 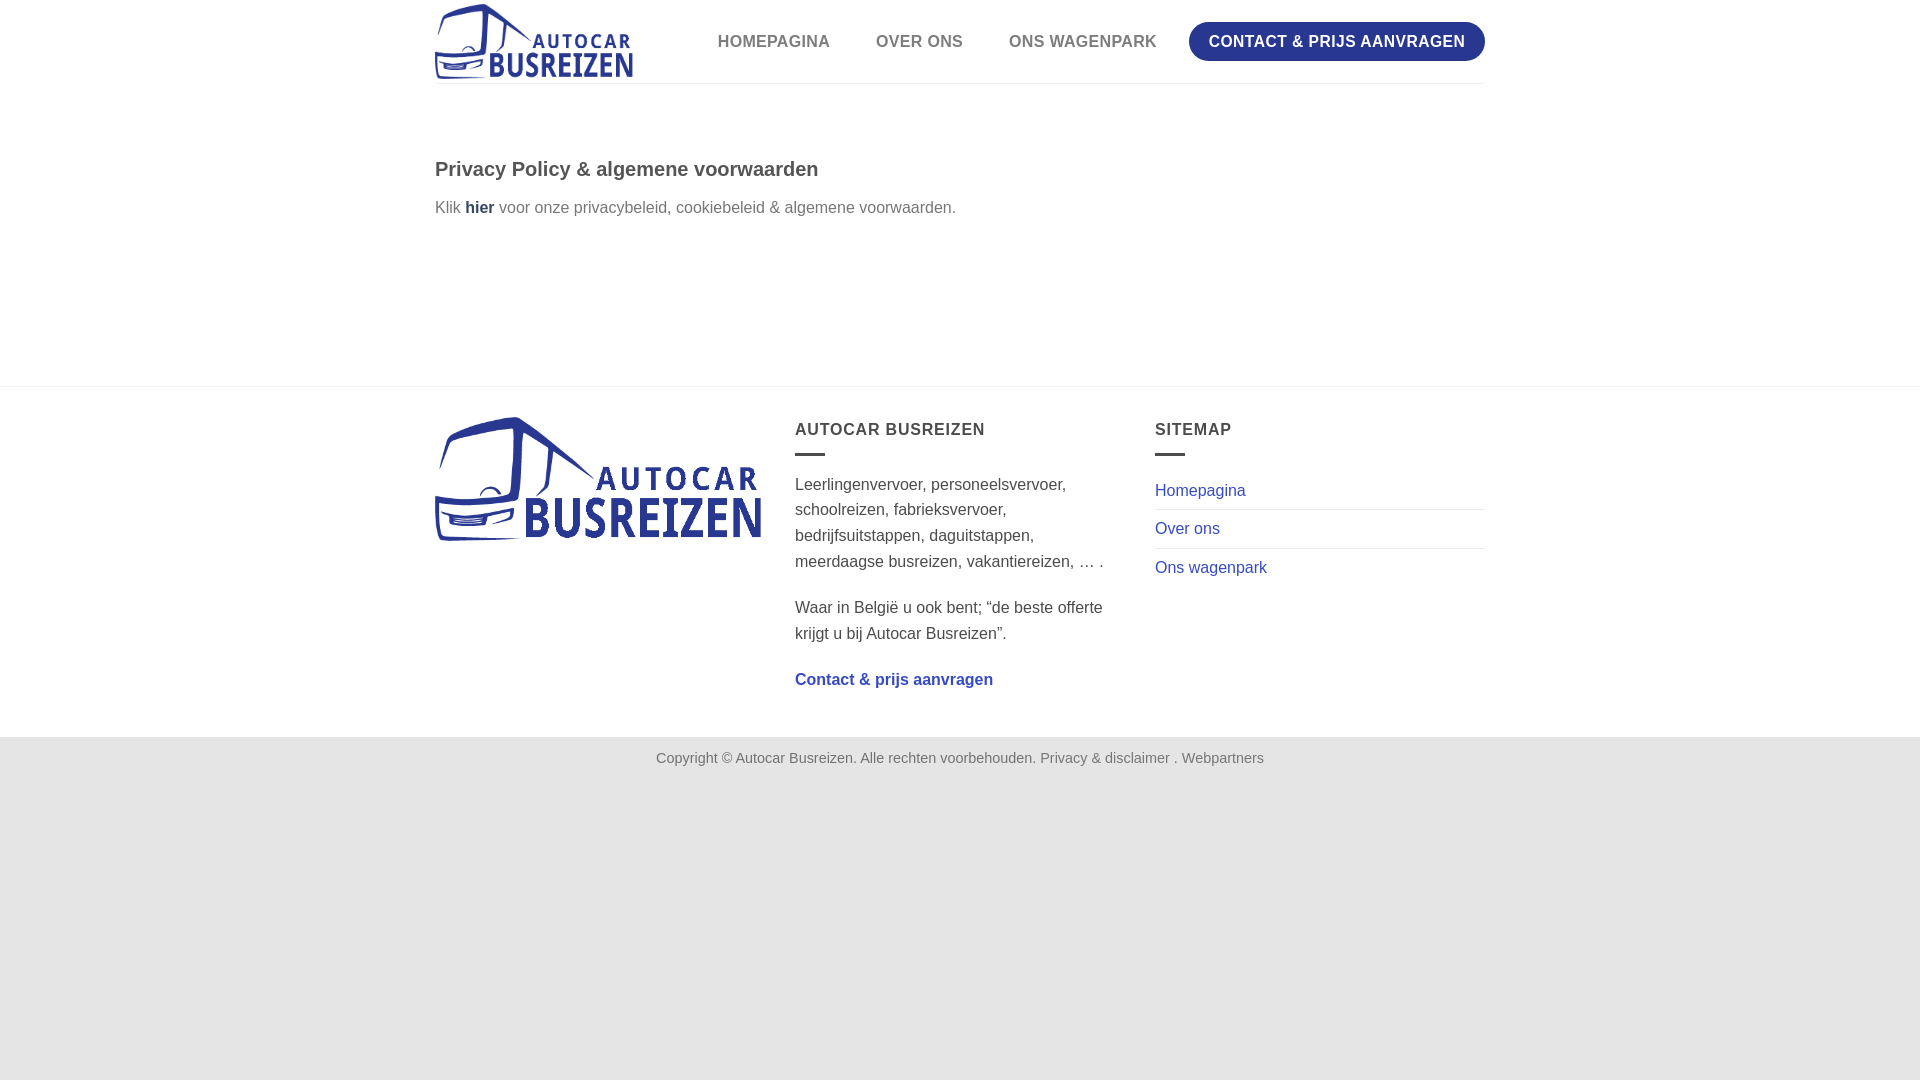 What do you see at coordinates (1082, 42) in the screenshot?
I see `'ONS WAGENPARK'` at bounding box center [1082, 42].